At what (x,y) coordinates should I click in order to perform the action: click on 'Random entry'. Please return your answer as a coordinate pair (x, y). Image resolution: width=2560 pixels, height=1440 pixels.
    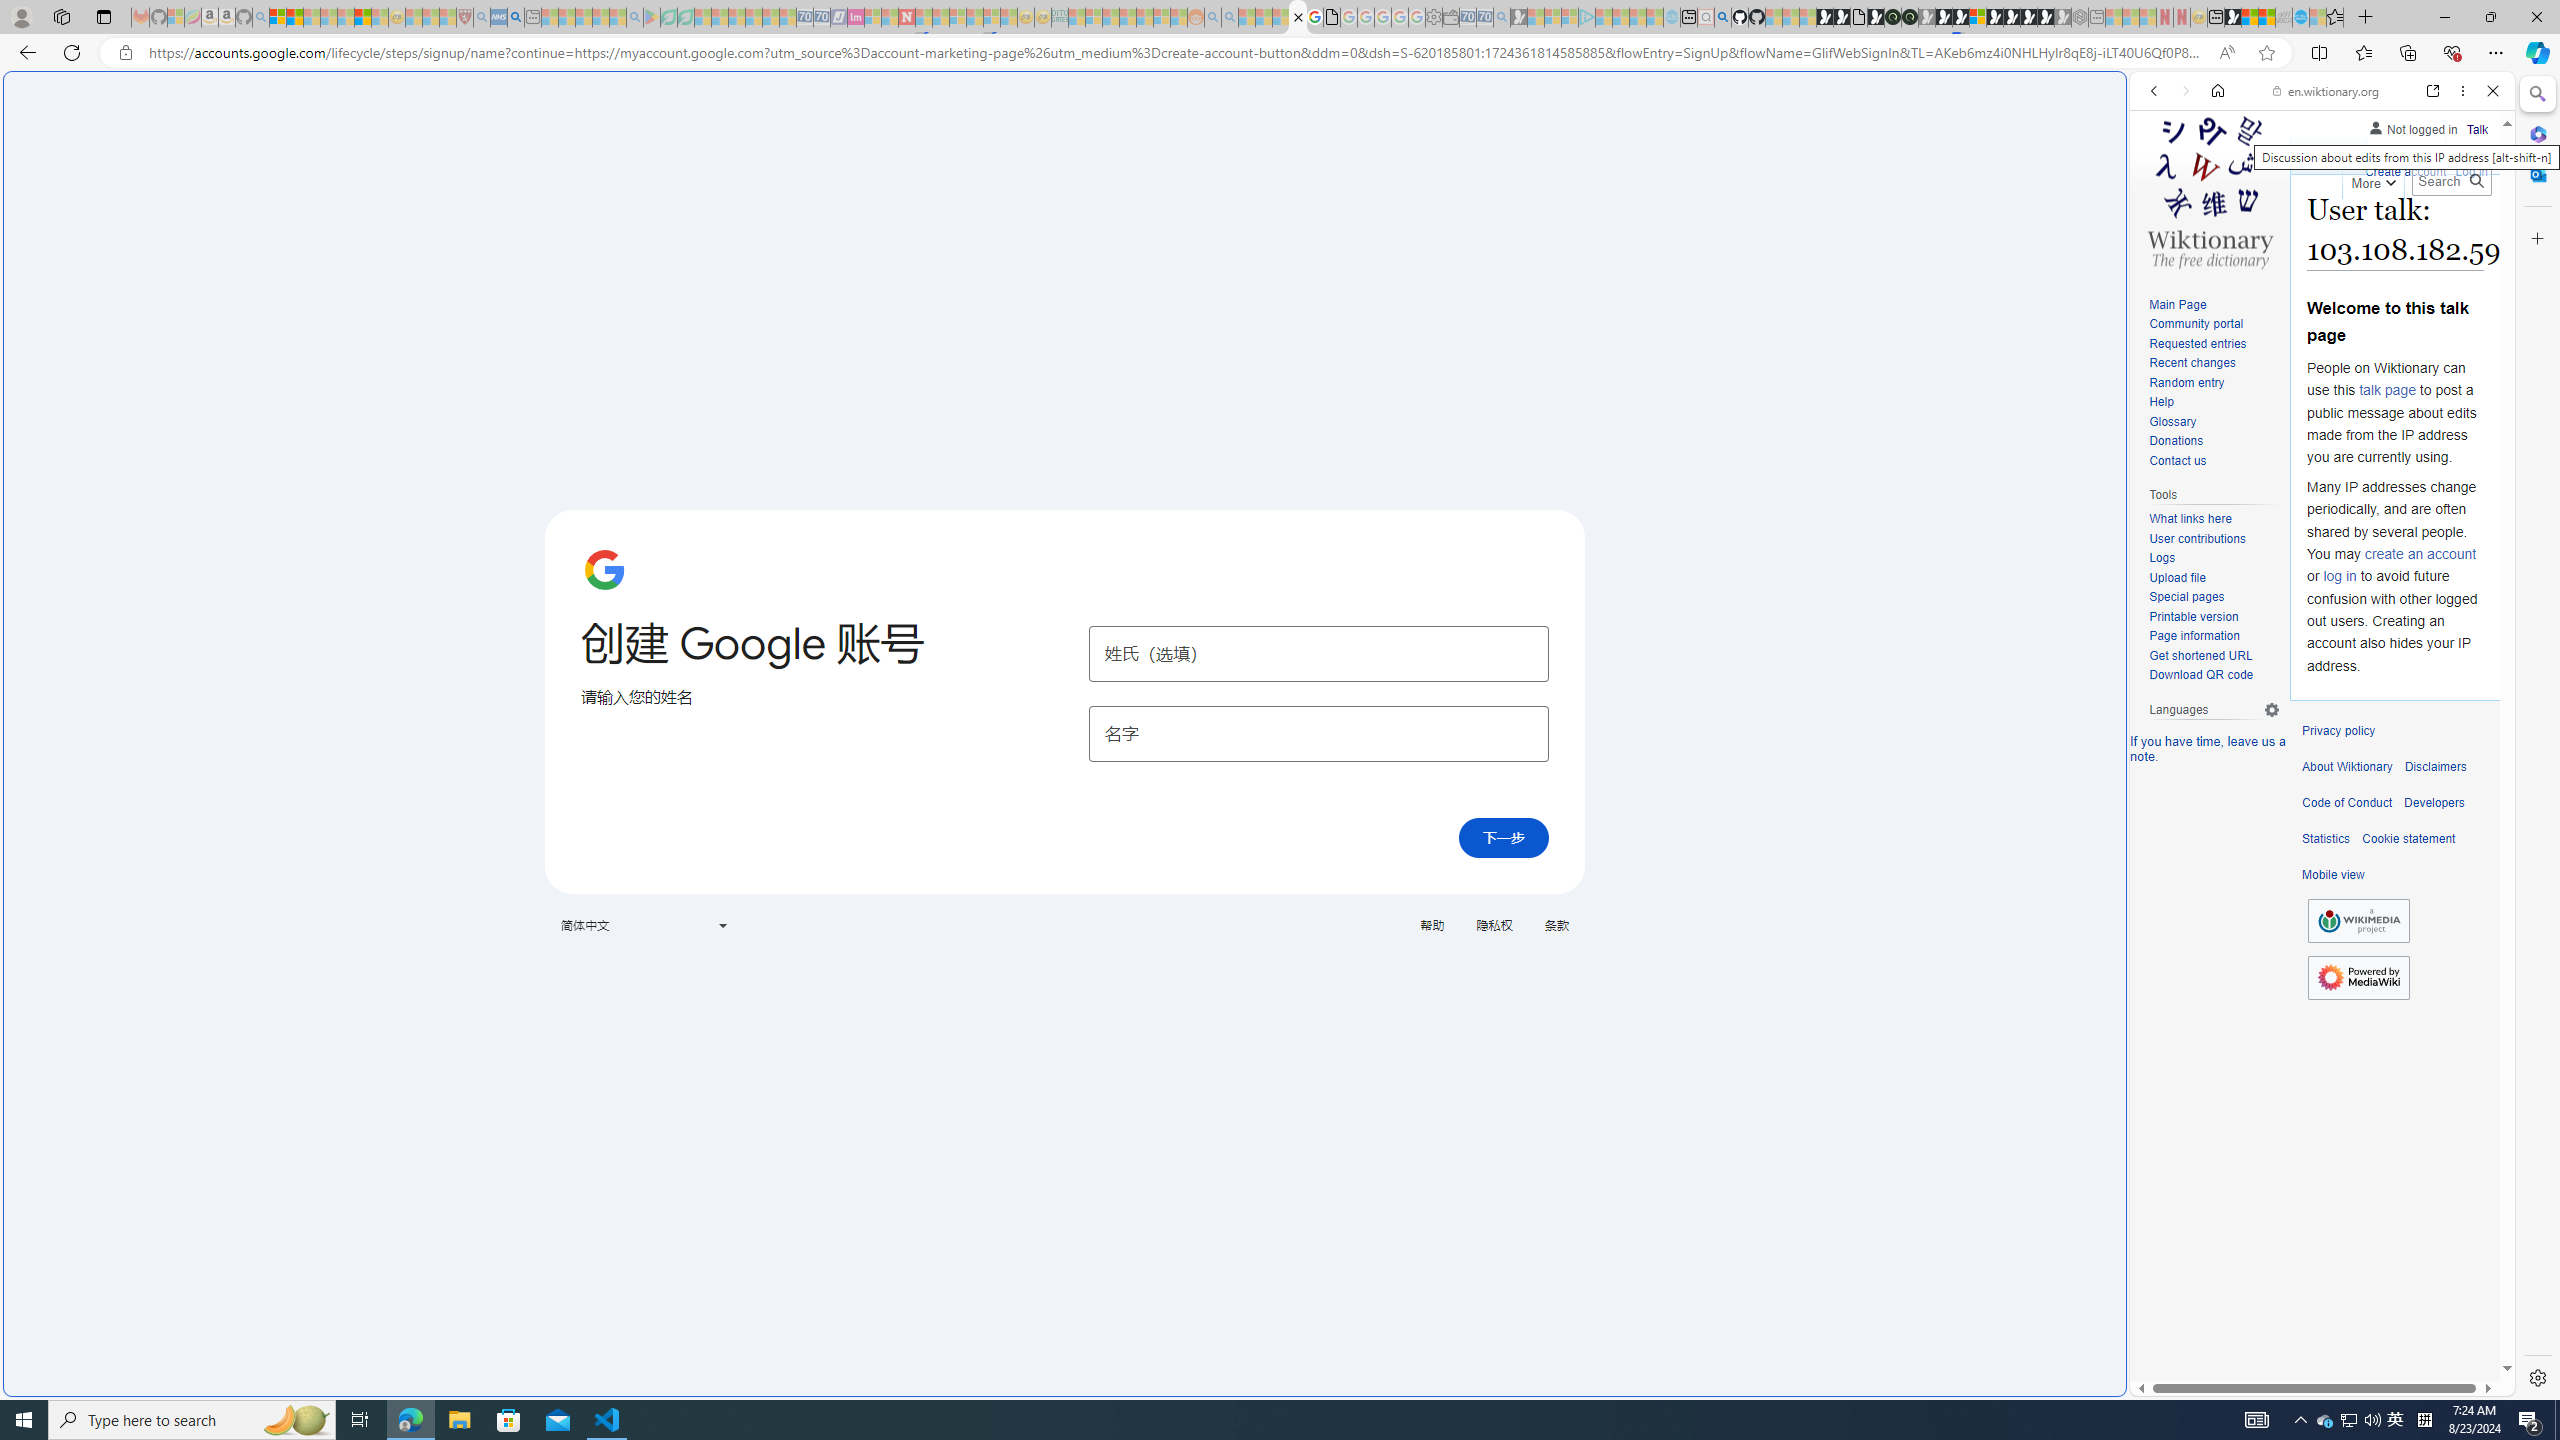
    Looking at the image, I should click on (2185, 382).